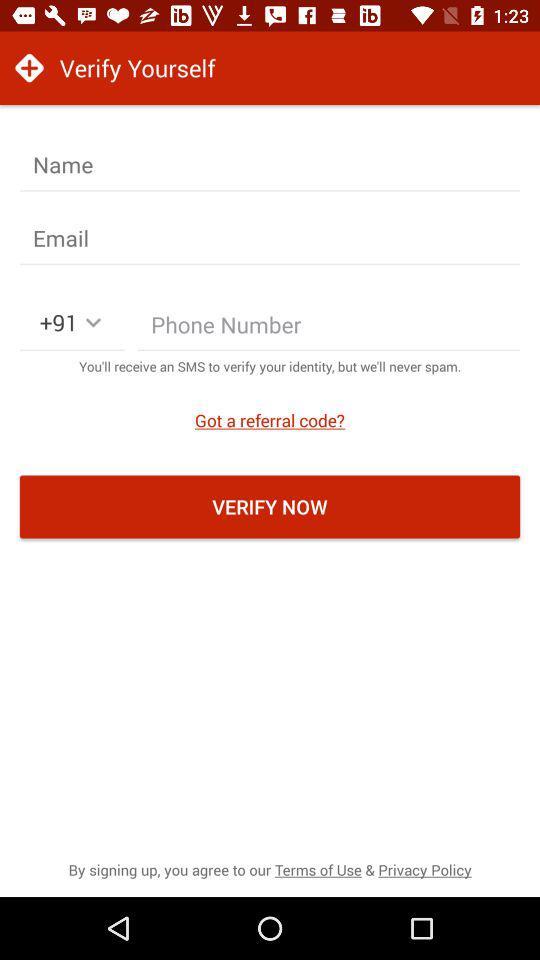 The width and height of the screenshot is (540, 960). I want to click on verify now, so click(270, 505).